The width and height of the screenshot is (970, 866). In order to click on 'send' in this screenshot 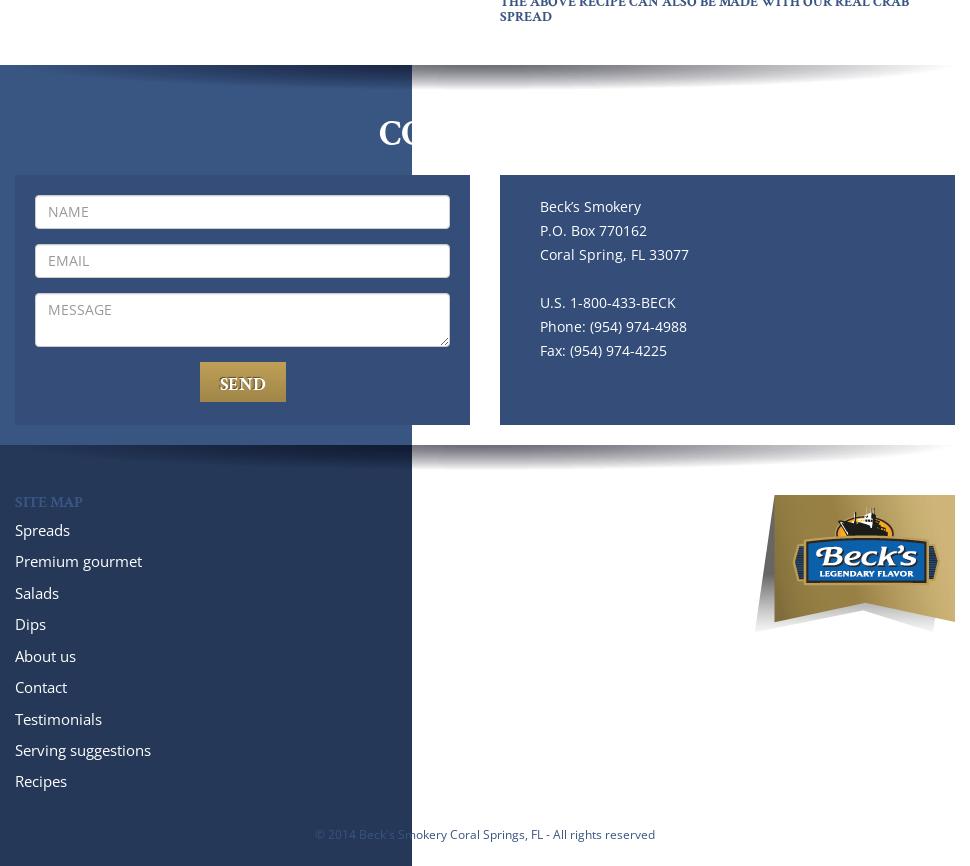, I will do `click(219, 382)`.